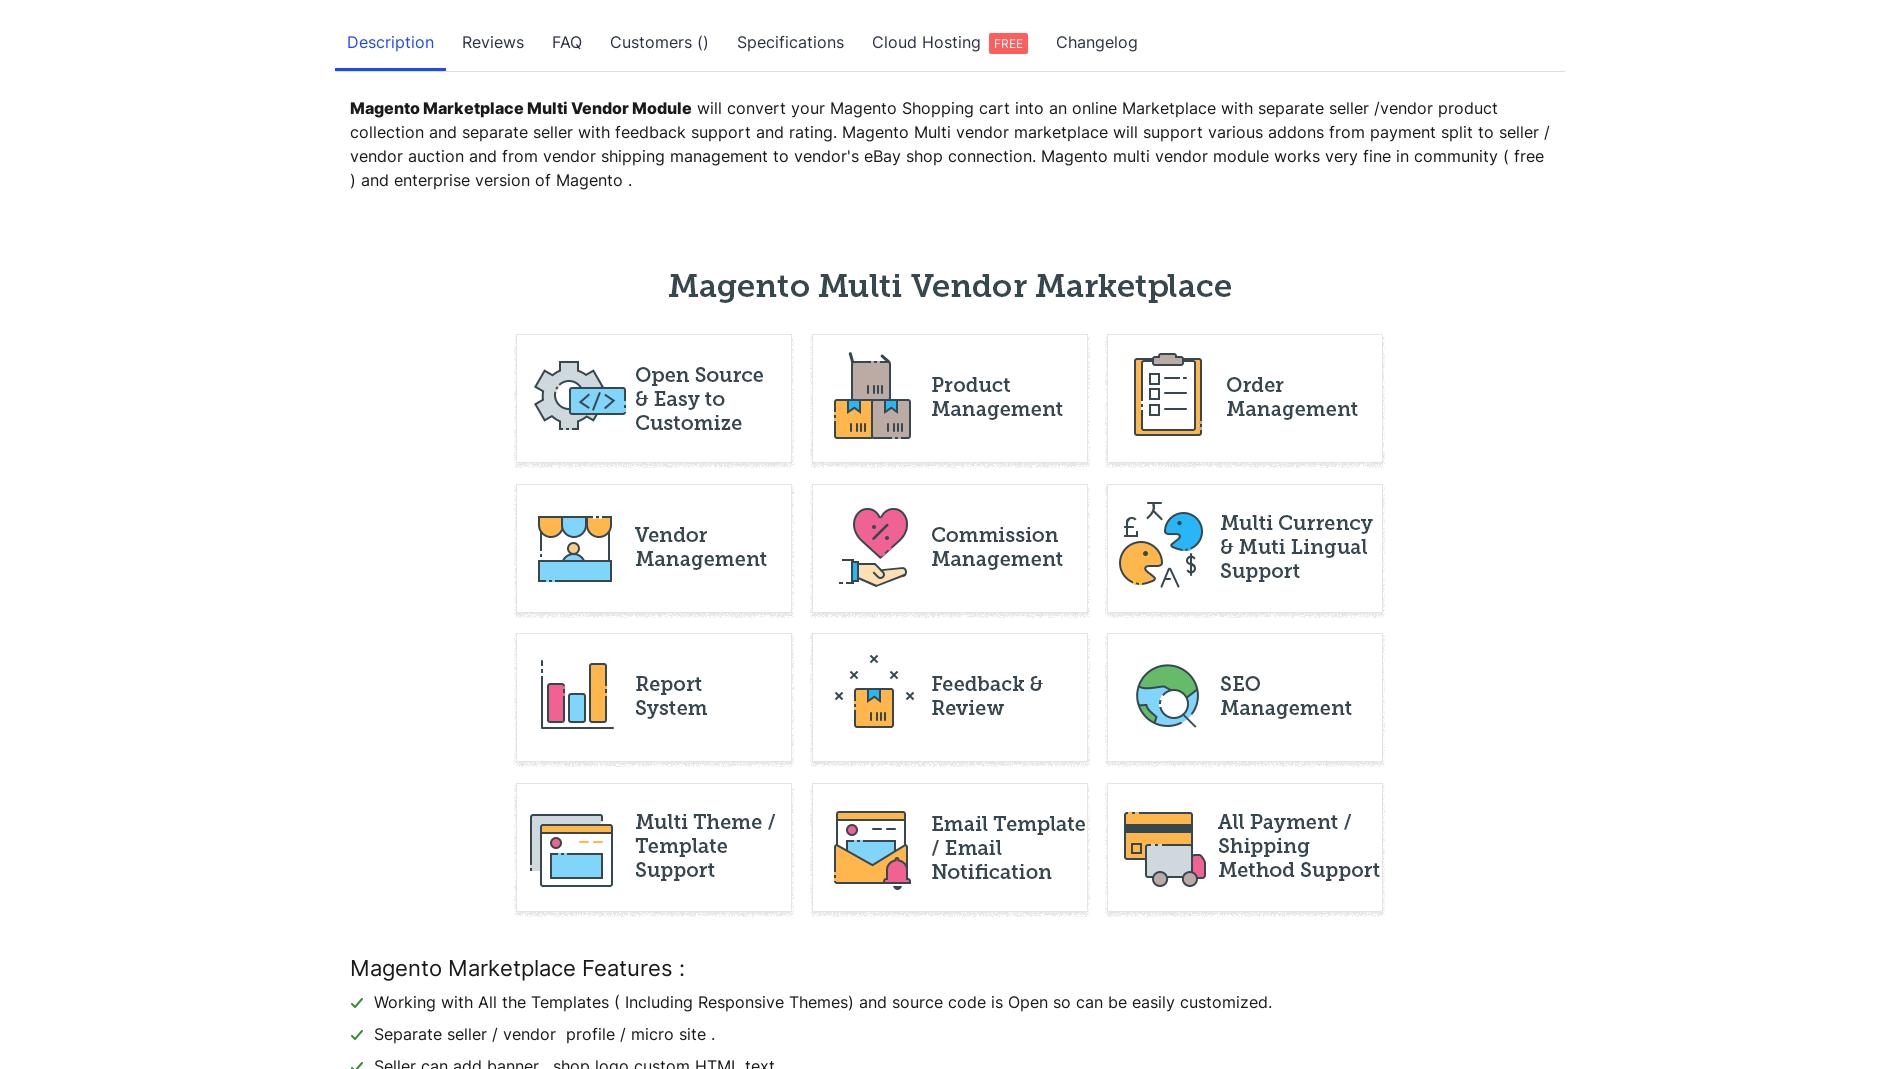  I want to click on 'Customers (', so click(610, 41).